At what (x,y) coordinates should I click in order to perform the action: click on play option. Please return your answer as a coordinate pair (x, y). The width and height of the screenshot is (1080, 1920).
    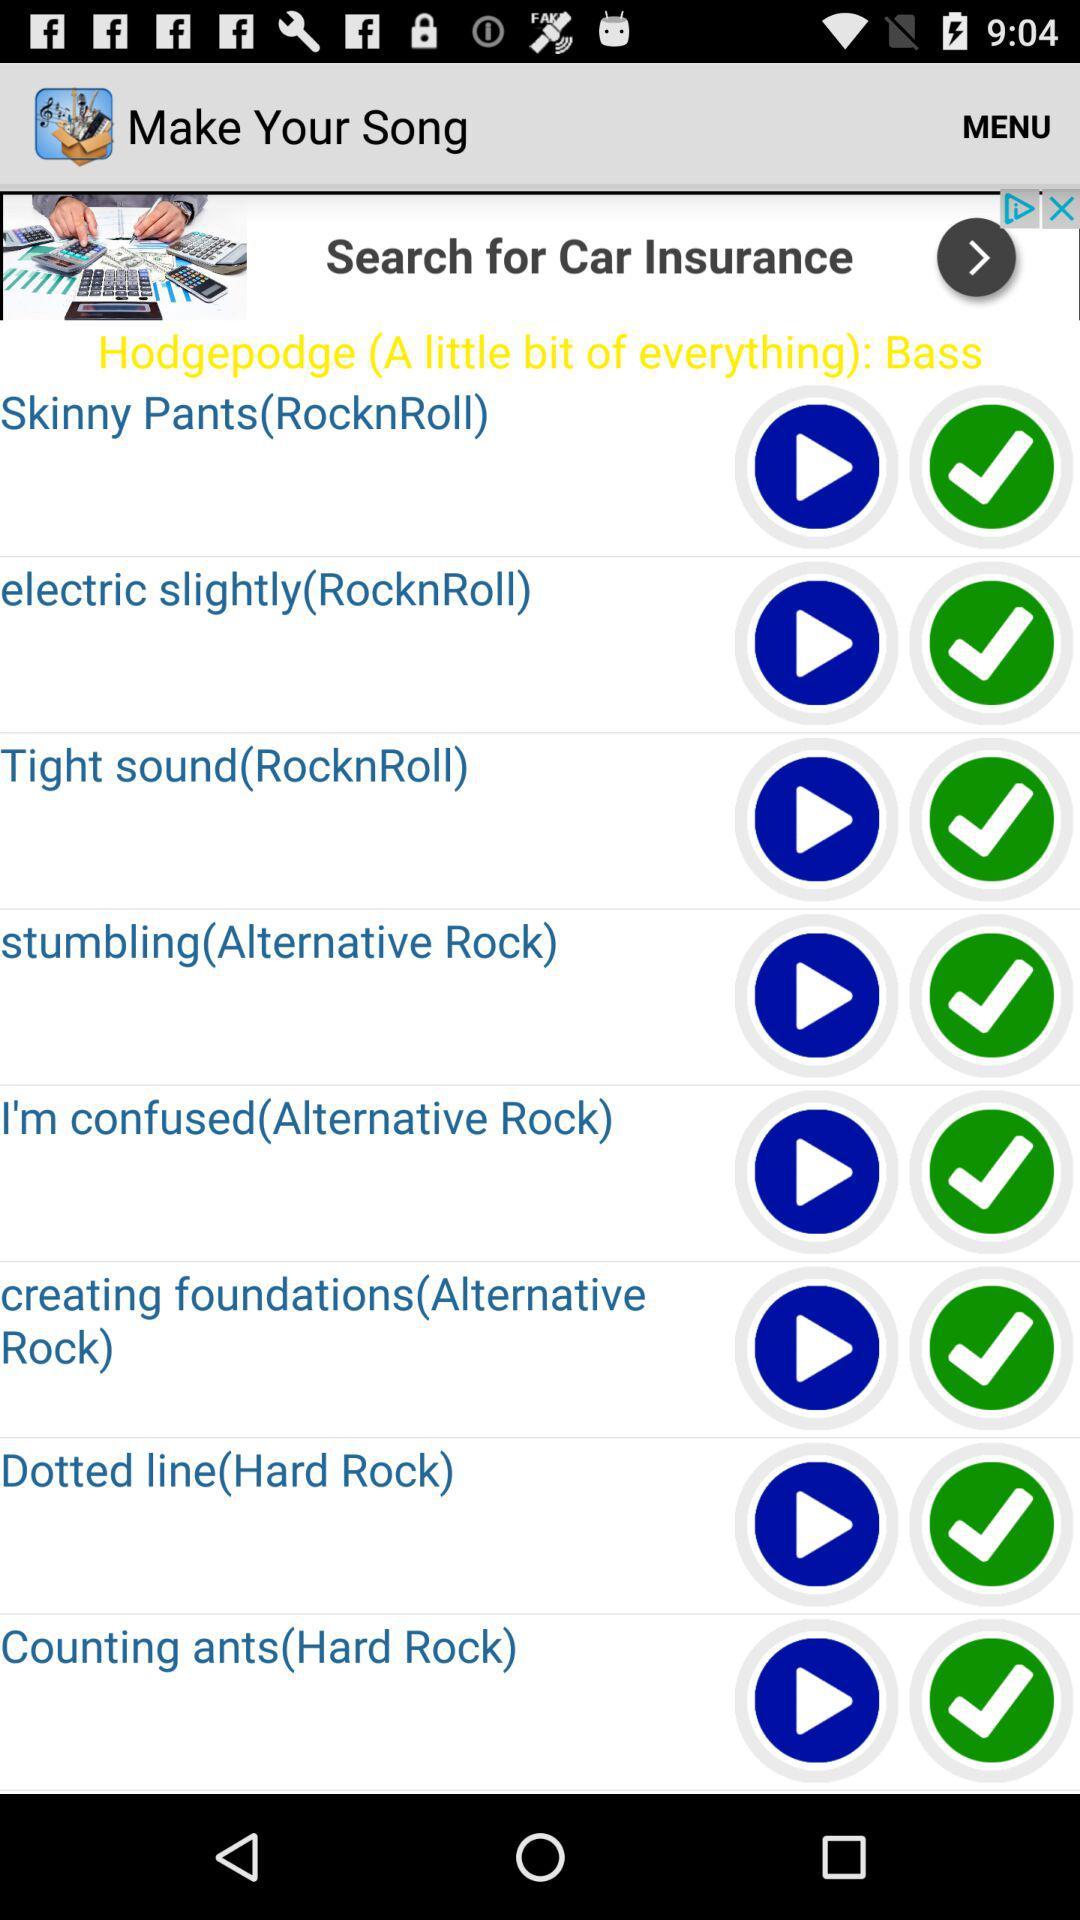
    Looking at the image, I should click on (817, 820).